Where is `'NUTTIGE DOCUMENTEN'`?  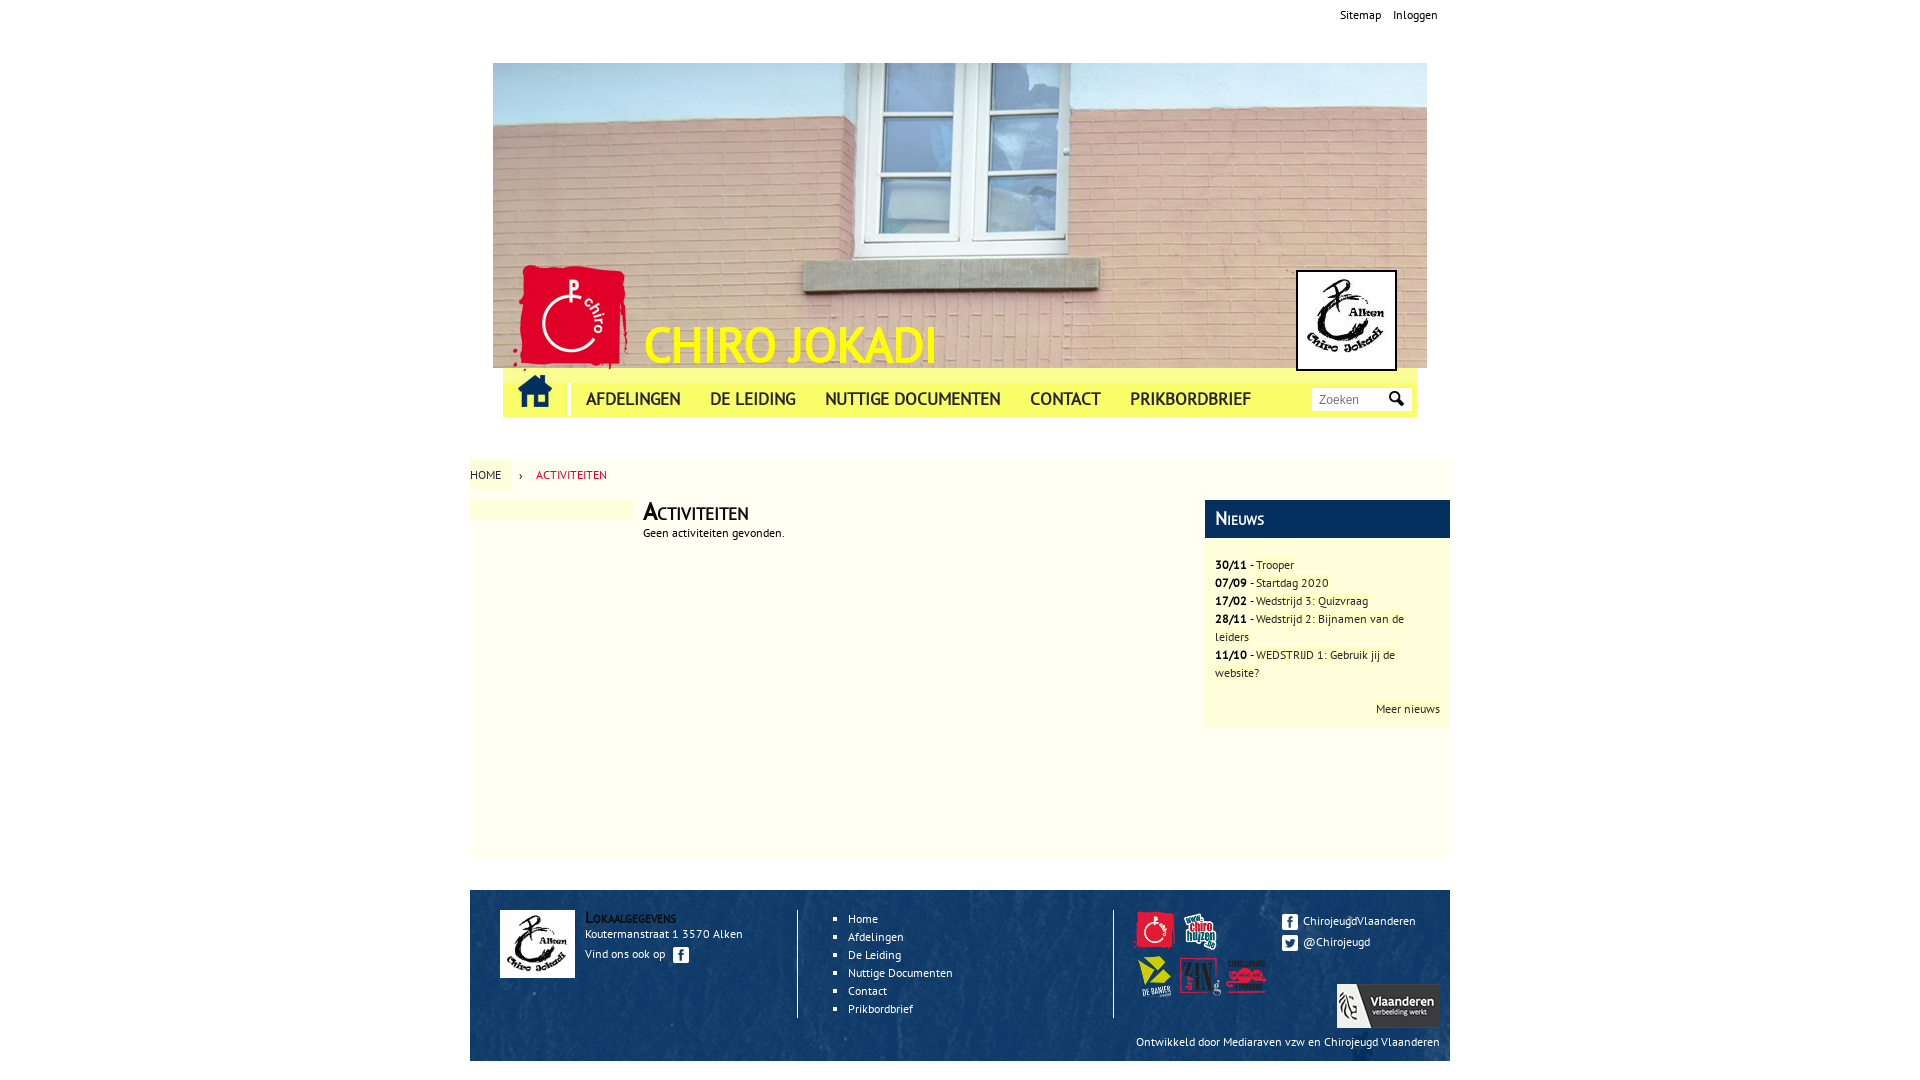 'NUTTIGE DOCUMENTEN' is located at coordinates (911, 400).